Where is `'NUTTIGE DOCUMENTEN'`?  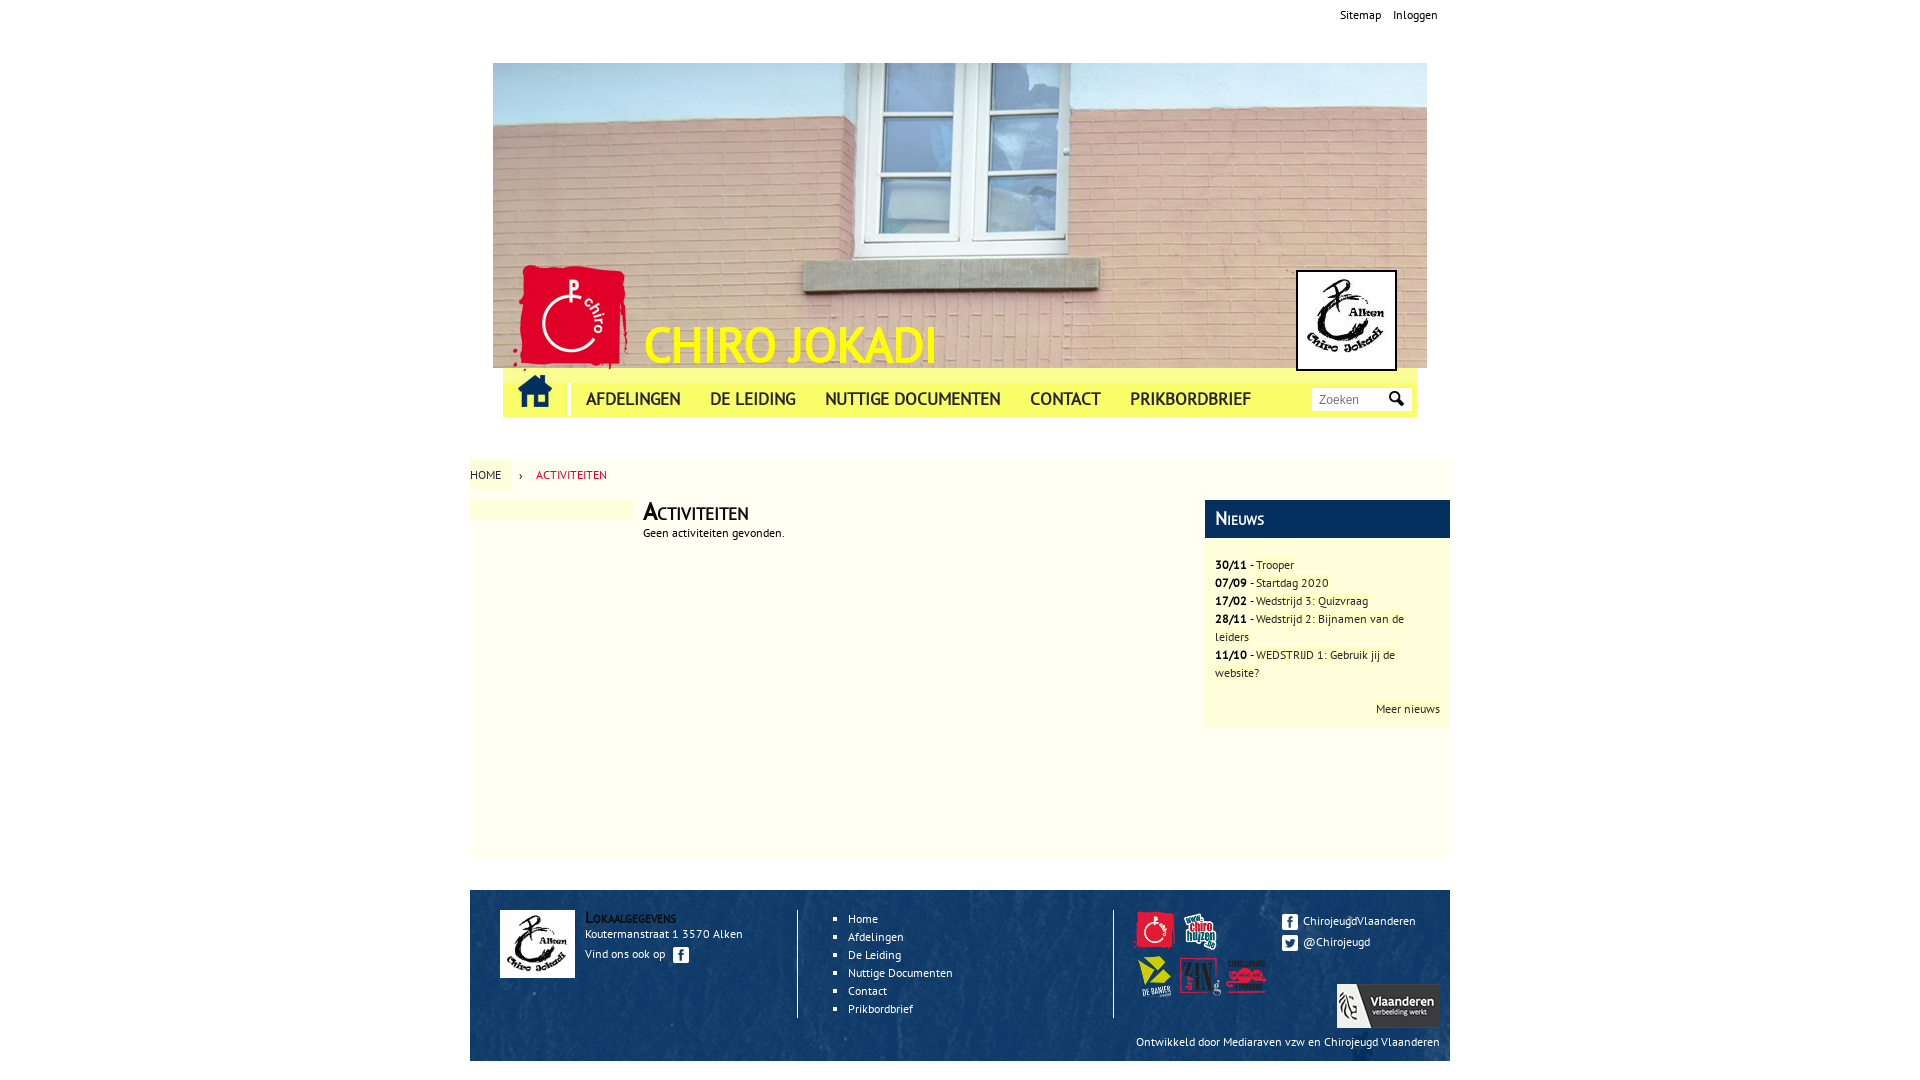 'NUTTIGE DOCUMENTEN' is located at coordinates (911, 400).